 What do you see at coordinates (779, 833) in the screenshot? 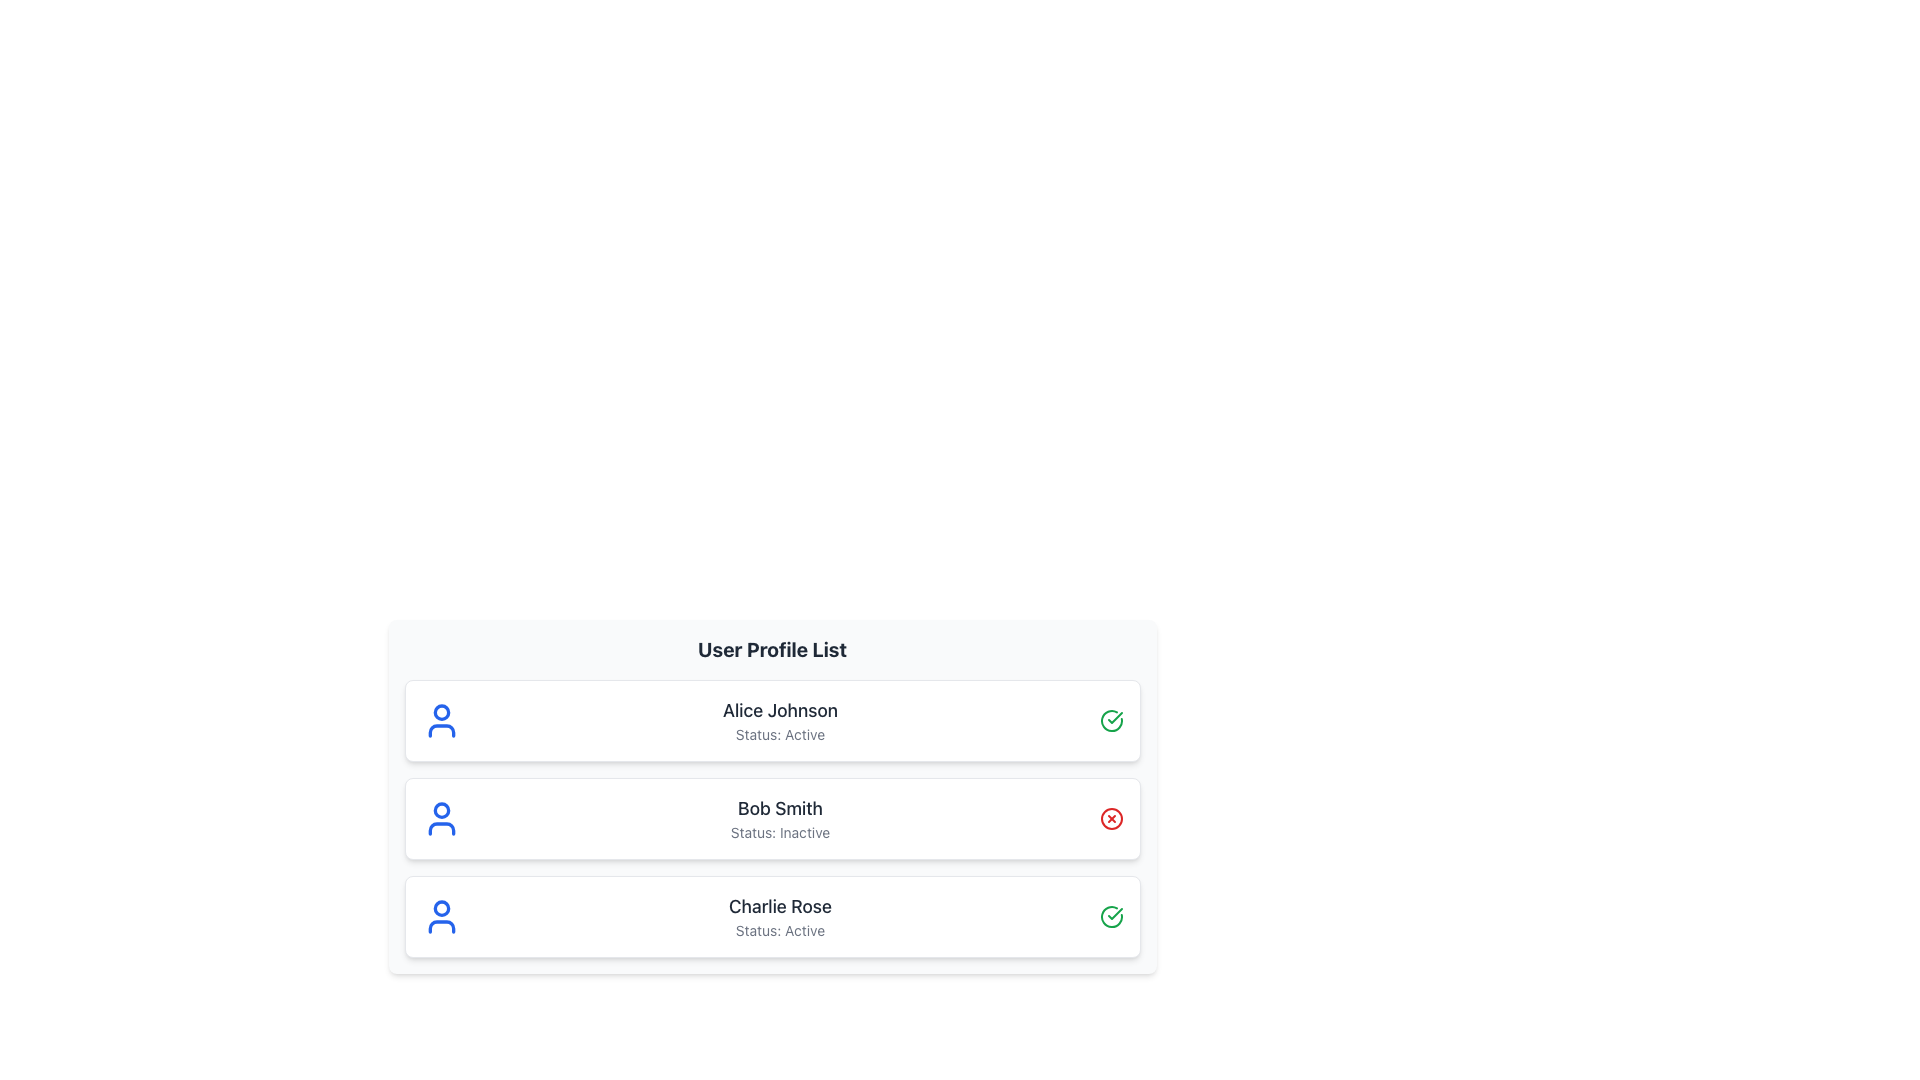
I see `the text label displaying 'Status: Inactive' located beneath 'Bob Smith' in the user profile list` at bounding box center [779, 833].